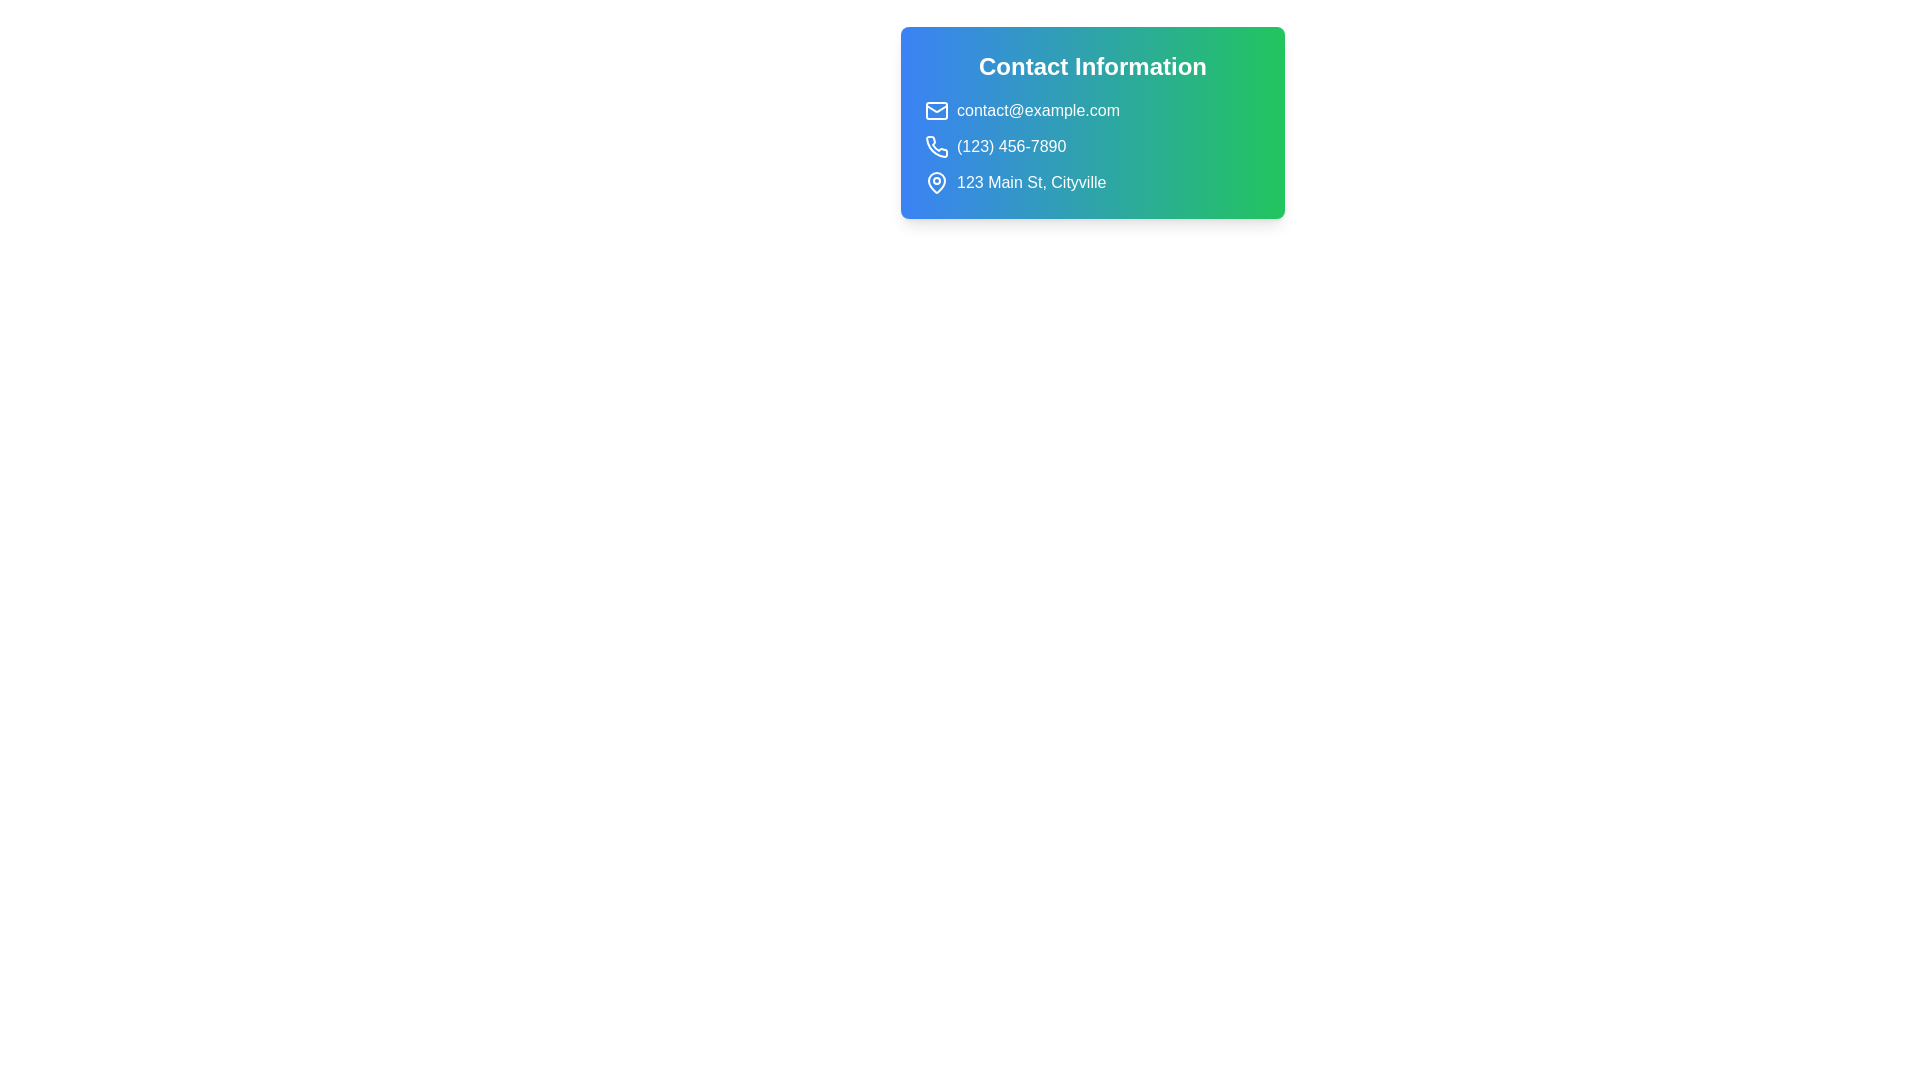  What do you see at coordinates (936, 145) in the screenshot?
I see `the telephone icon, which is the second item in the vertical list of three symbols in the 'Contact Information' interface, located between the envelope icon and the location pin icon` at bounding box center [936, 145].